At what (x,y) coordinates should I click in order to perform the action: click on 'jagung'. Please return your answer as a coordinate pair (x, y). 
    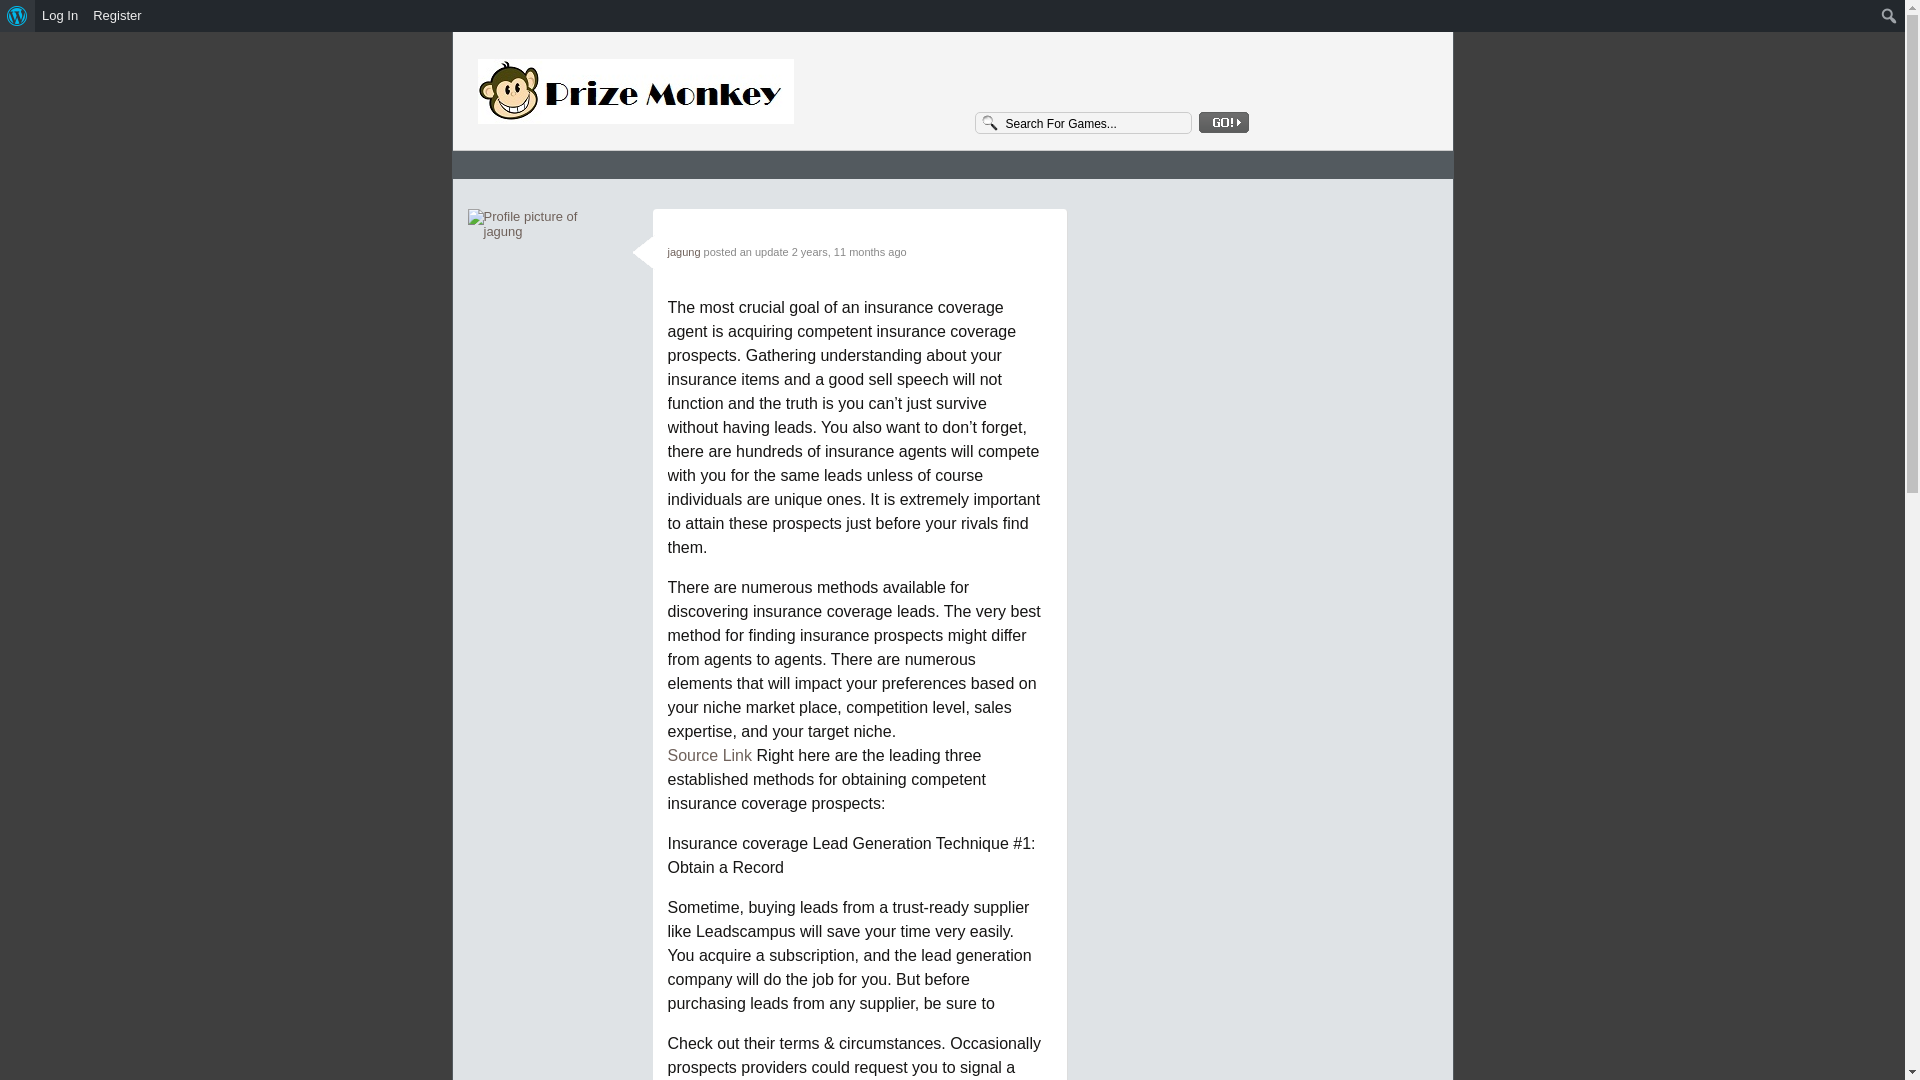
    Looking at the image, I should click on (684, 250).